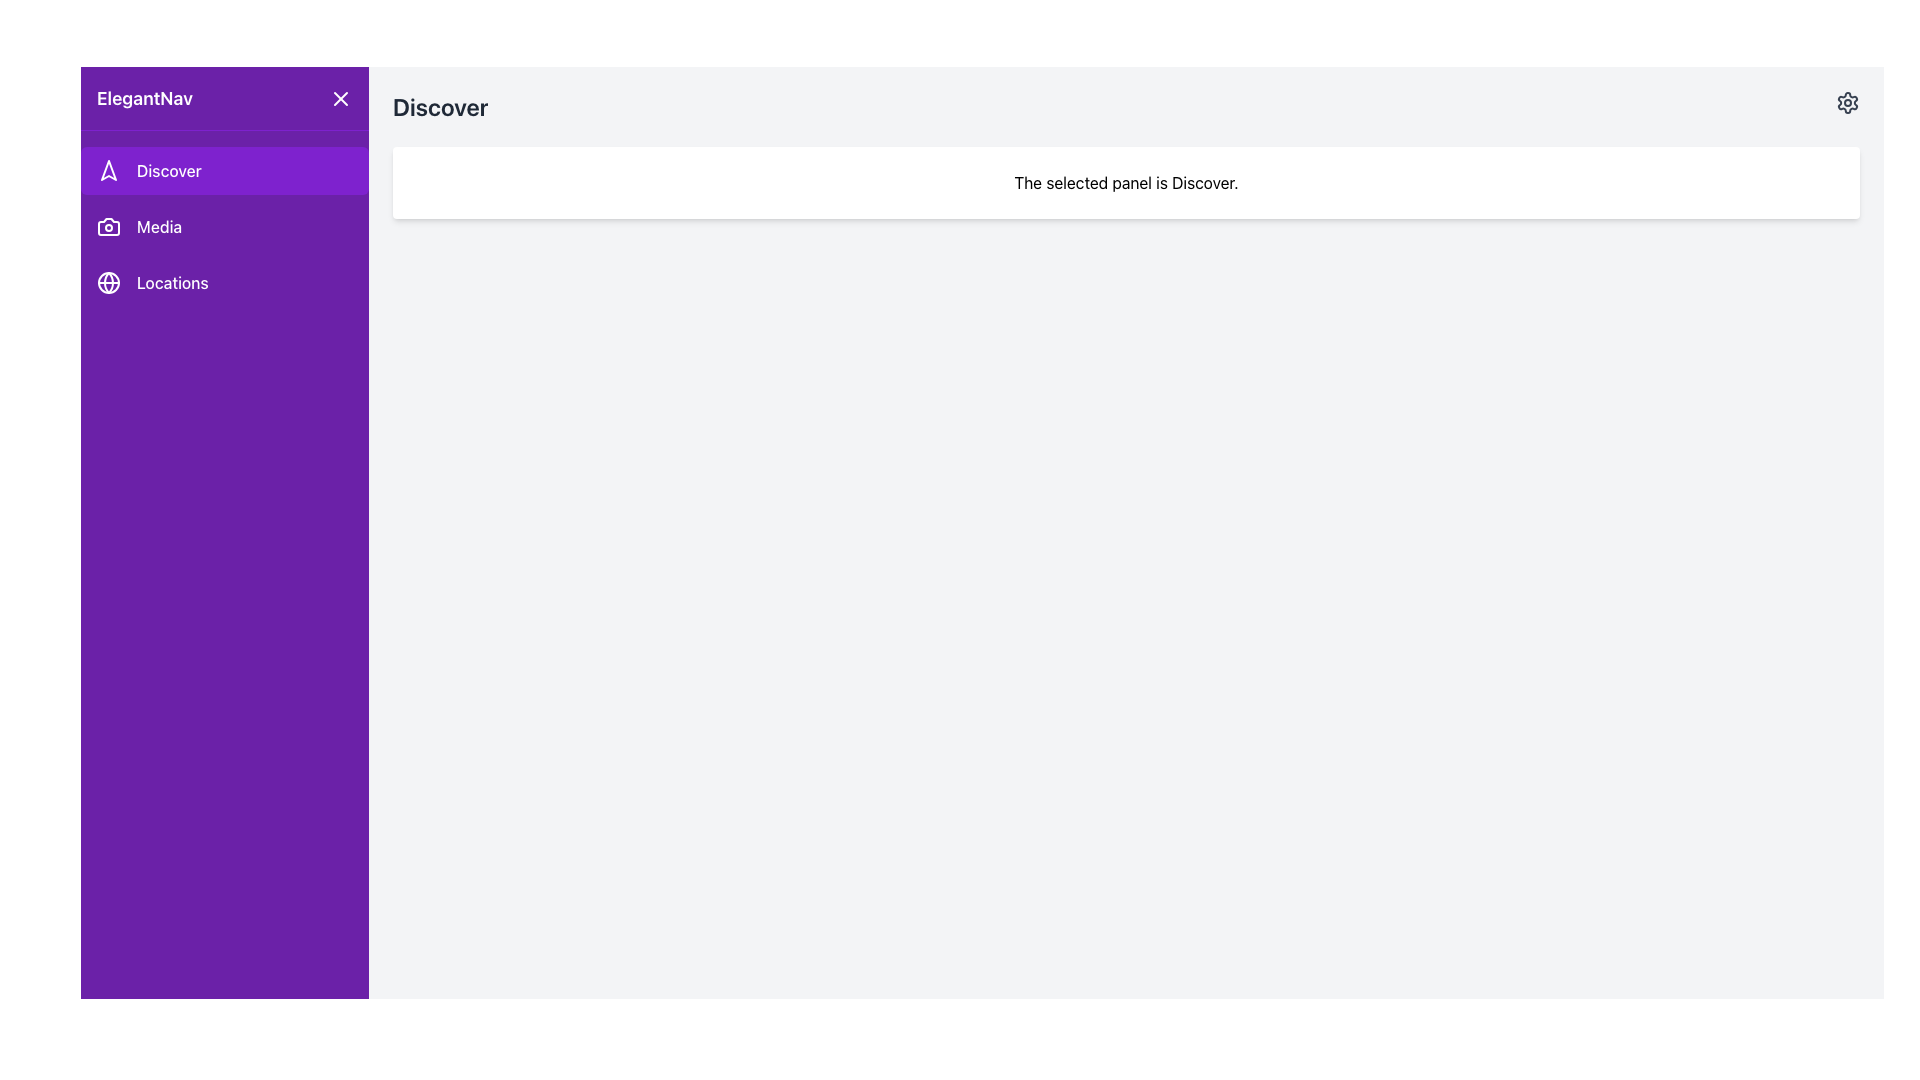  I want to click on the diagonal cross-shaped icon in the upper-right corner of the purple navigation bar, so click(340, 98).